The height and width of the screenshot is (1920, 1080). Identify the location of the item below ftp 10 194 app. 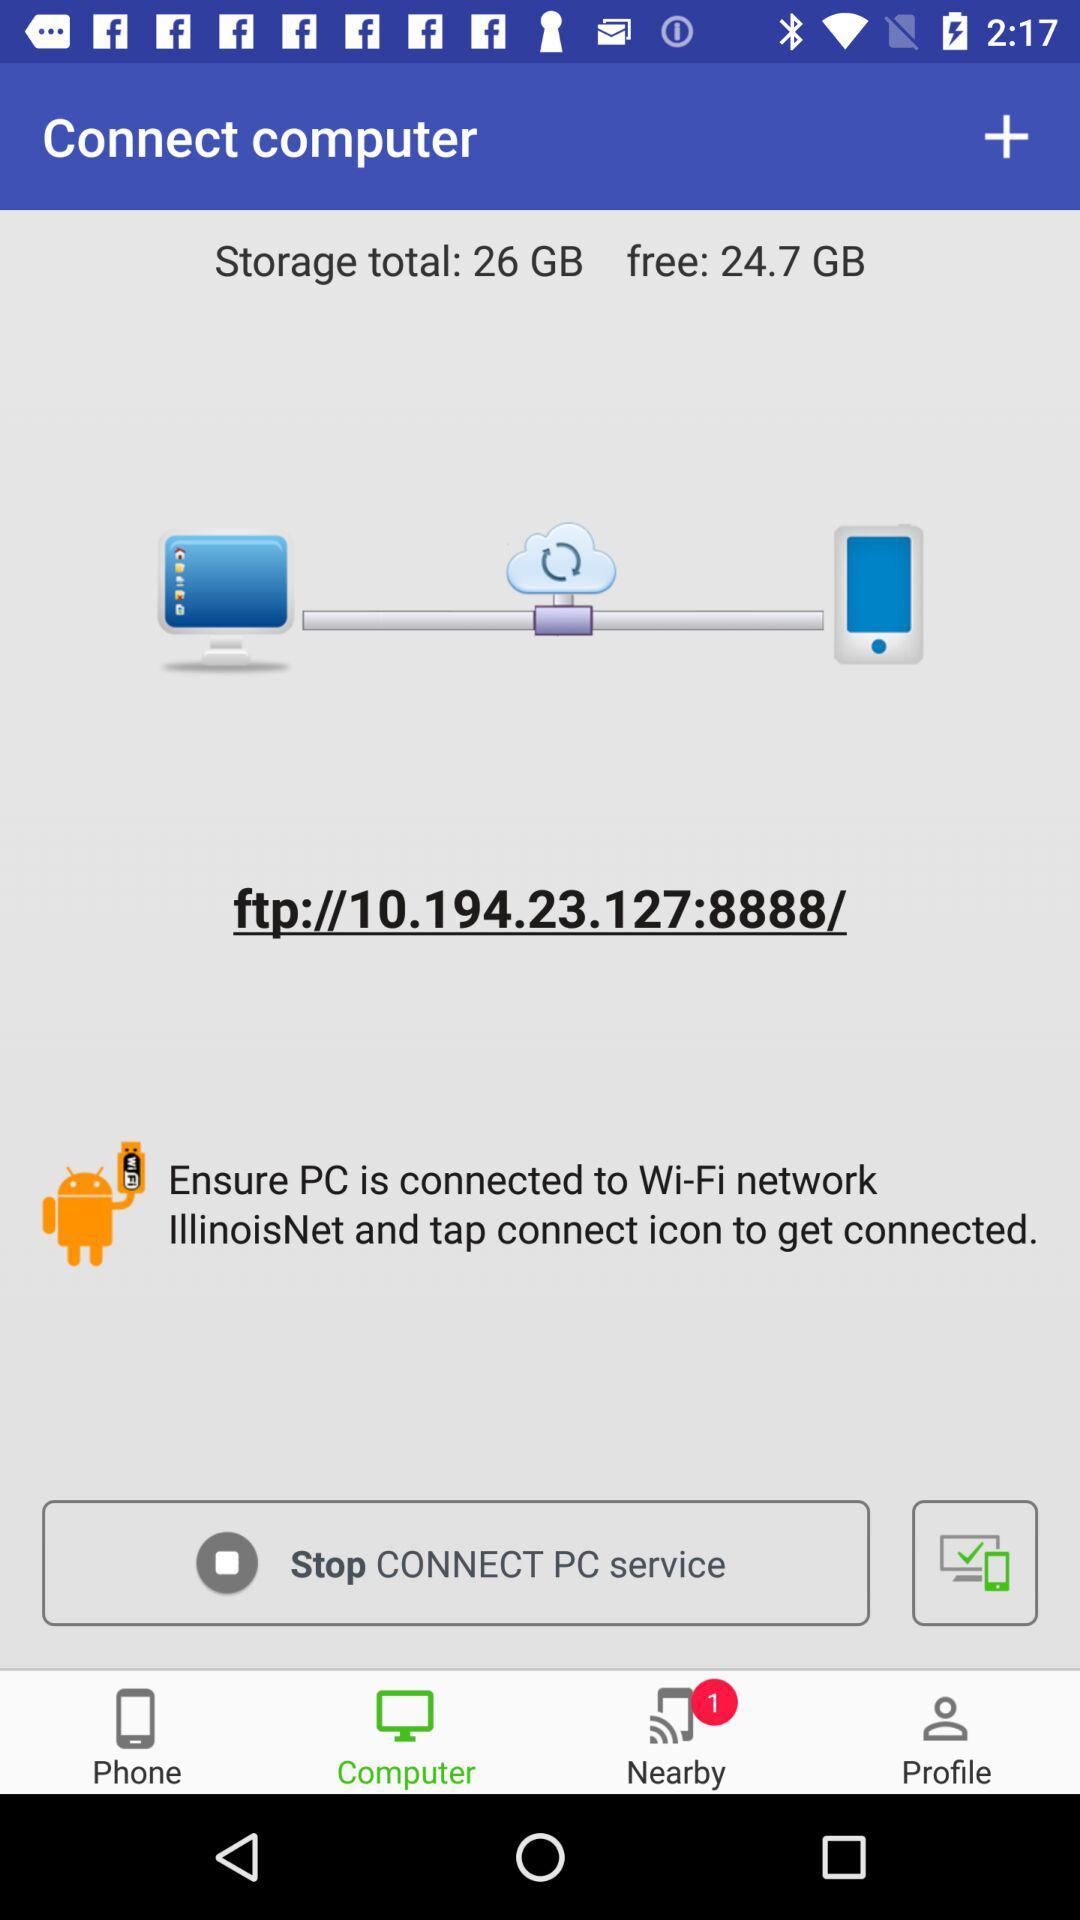
(607, 1202).